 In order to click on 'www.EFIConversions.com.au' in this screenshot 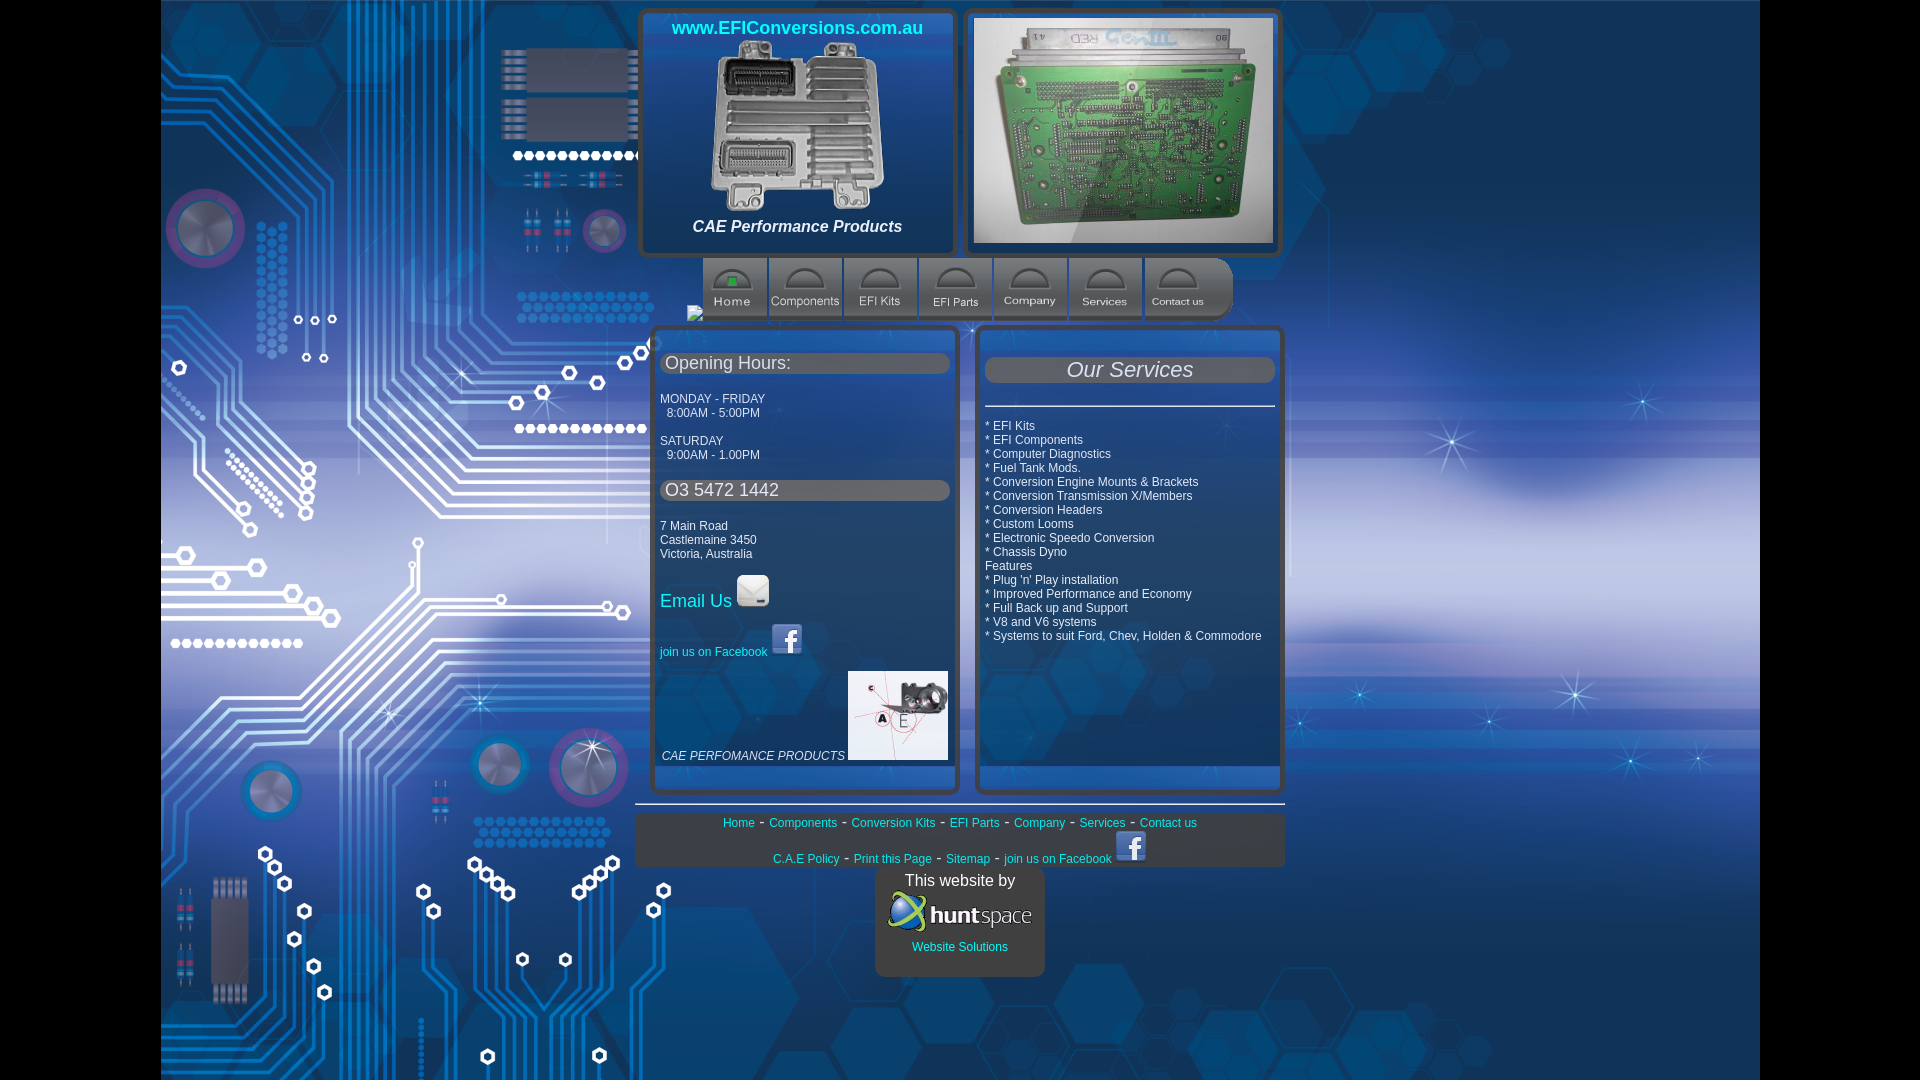, I will do `click(796, 27)`.